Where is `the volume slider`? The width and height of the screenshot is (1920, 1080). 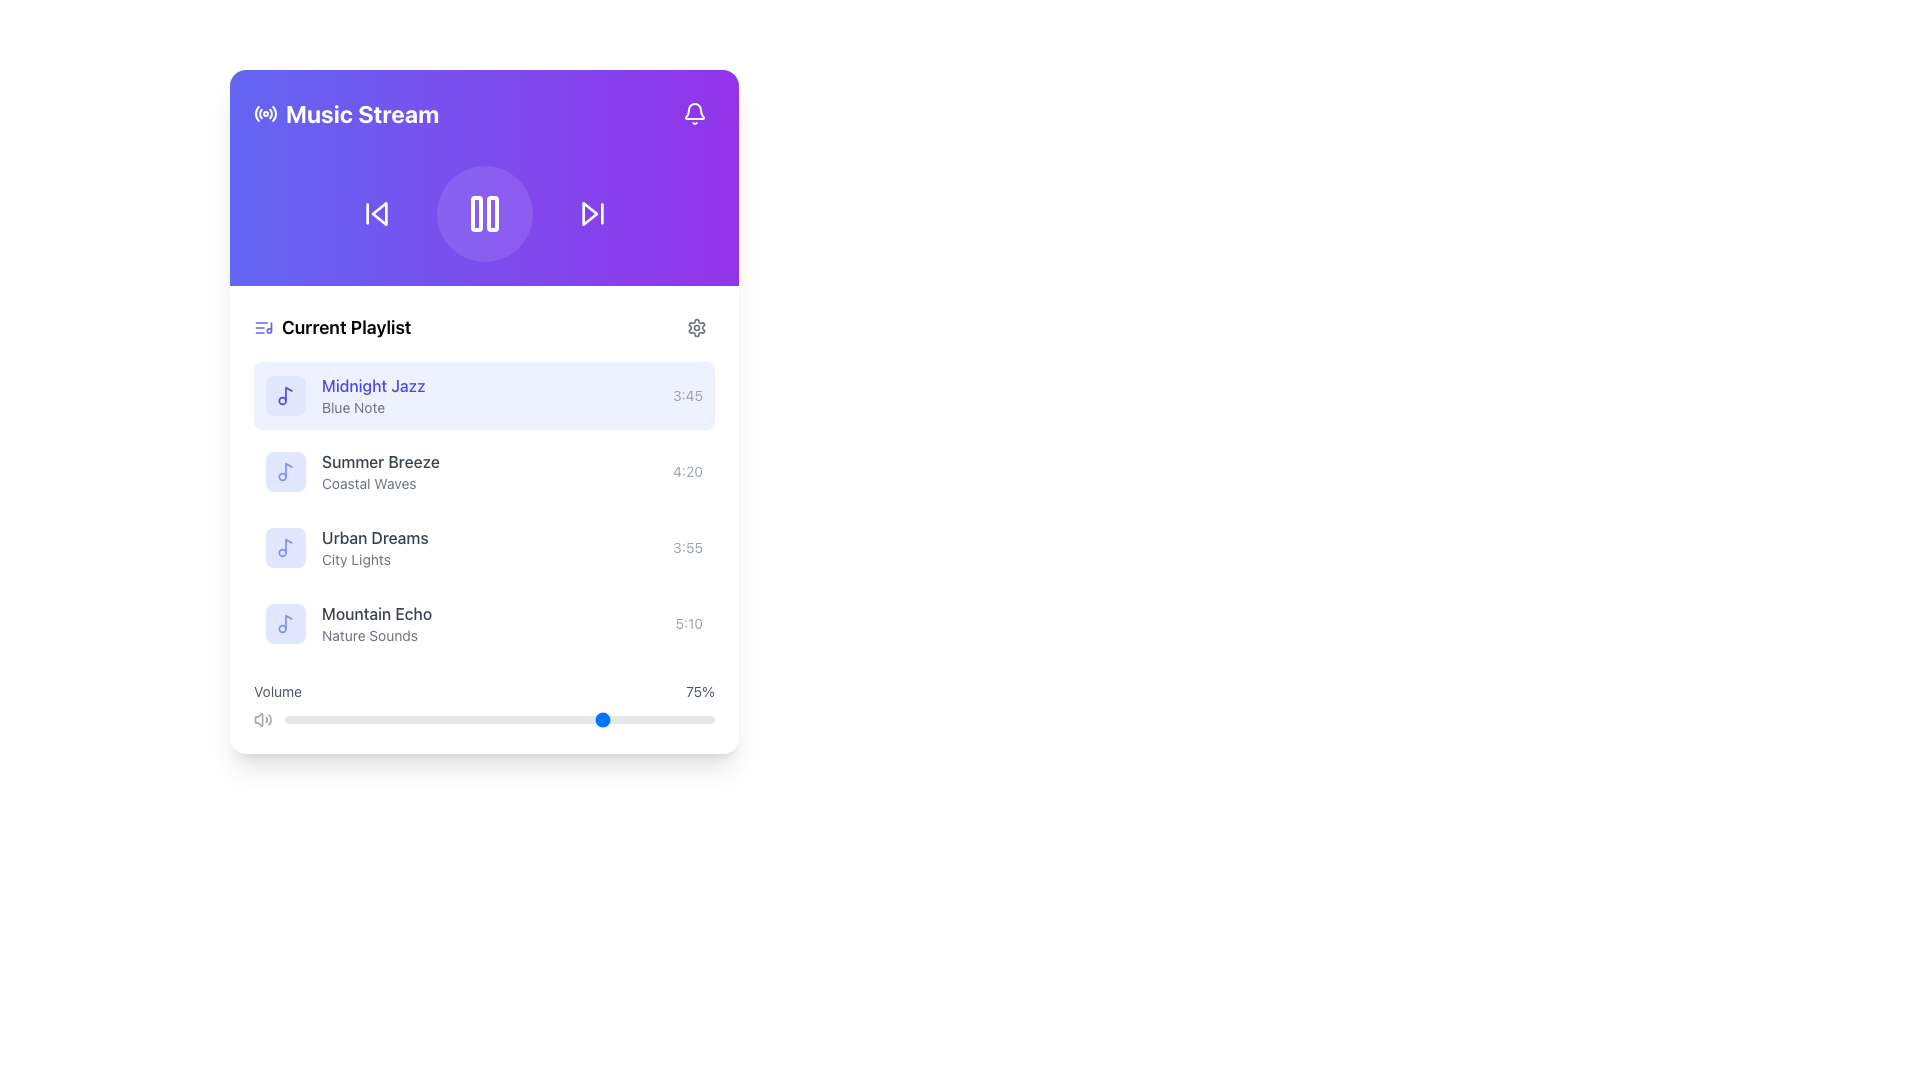 the volume slider is located at coordinates (296, 720).